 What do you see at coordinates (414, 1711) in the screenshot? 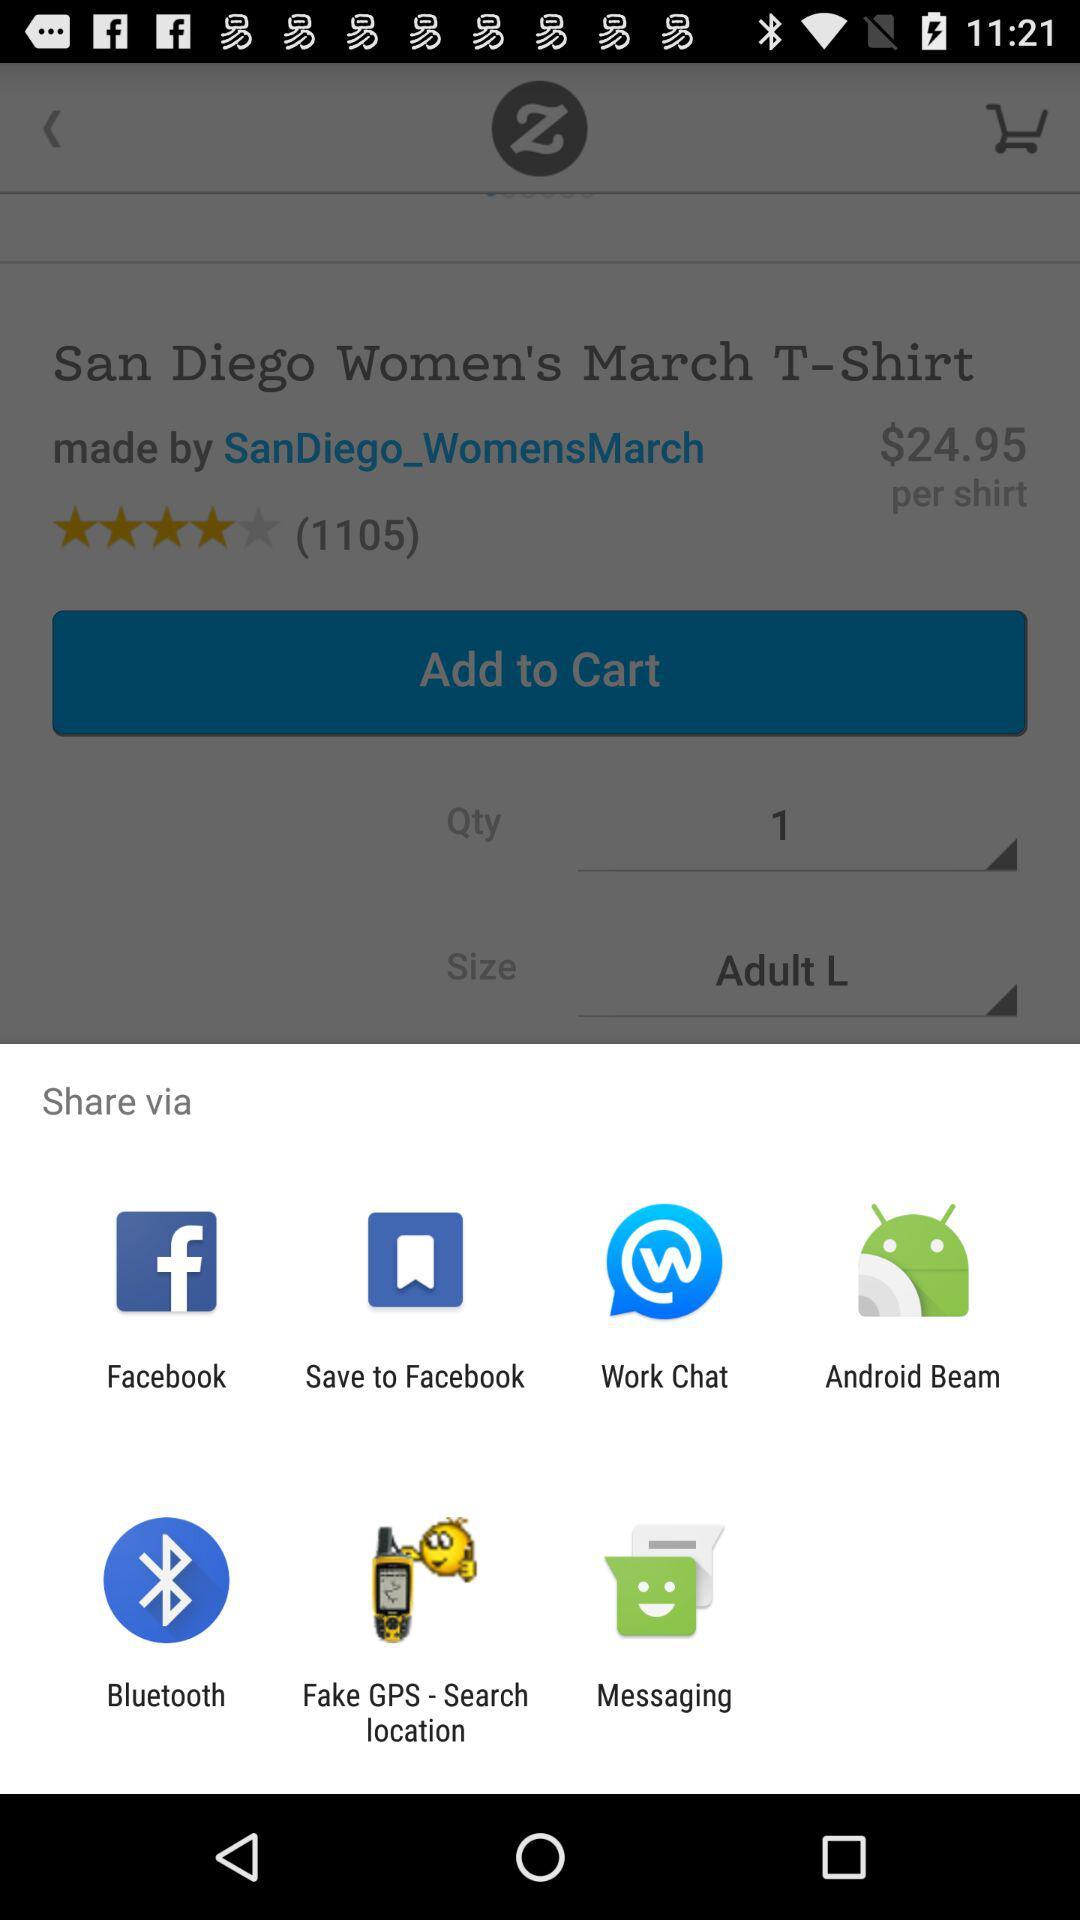
I see `icon next to bluetooth icon` at bounding box center [414, 1711].